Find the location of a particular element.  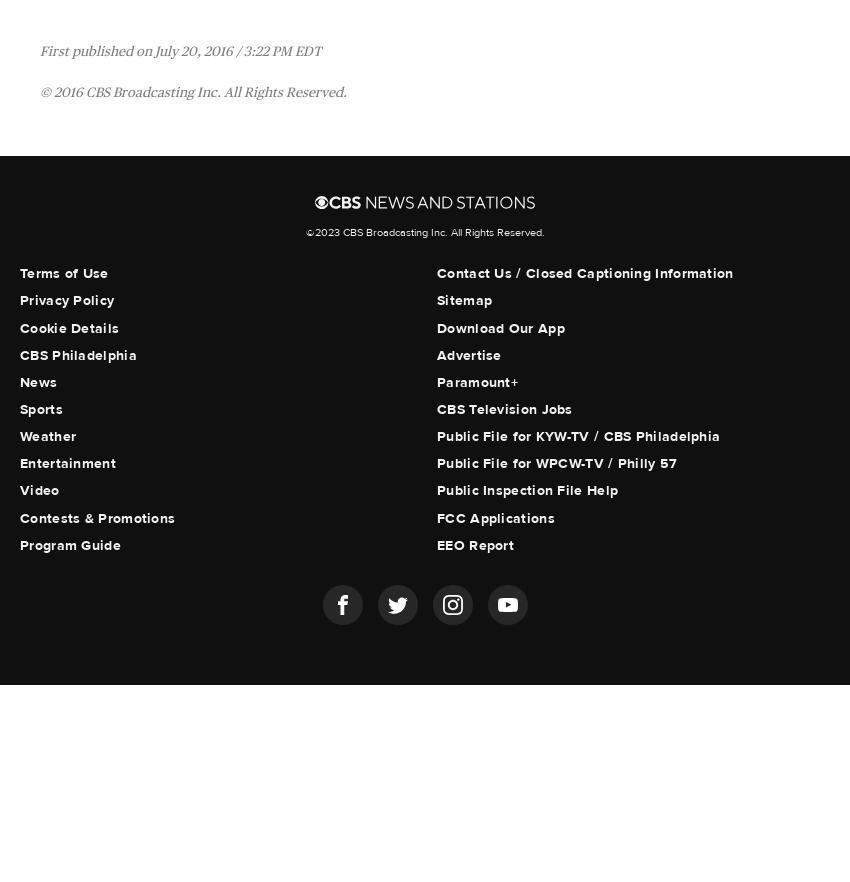

'Sports' is located at coordinates (39, 408).